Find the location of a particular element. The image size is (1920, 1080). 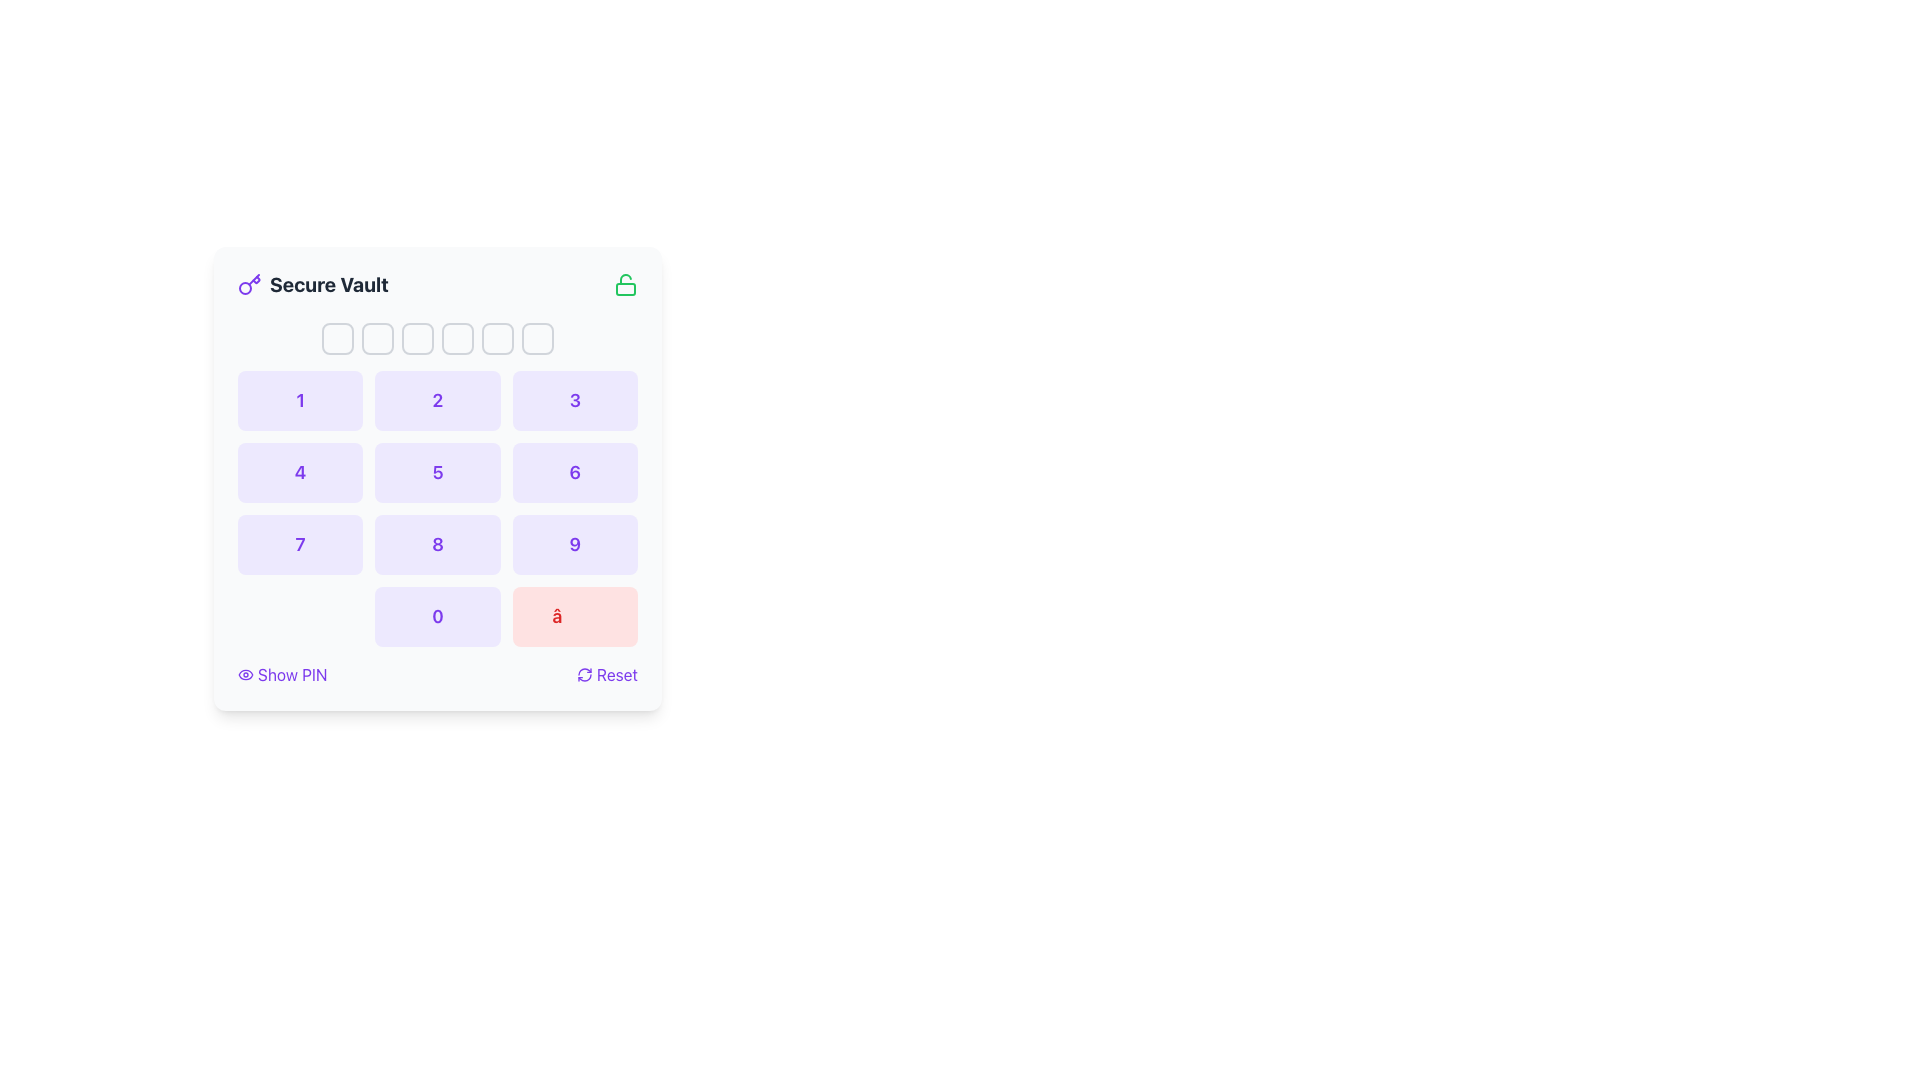

the button with rounded corners and a purple background labeled '8' on the numeric keypad to input '8' is located at coordinates (436, 544).